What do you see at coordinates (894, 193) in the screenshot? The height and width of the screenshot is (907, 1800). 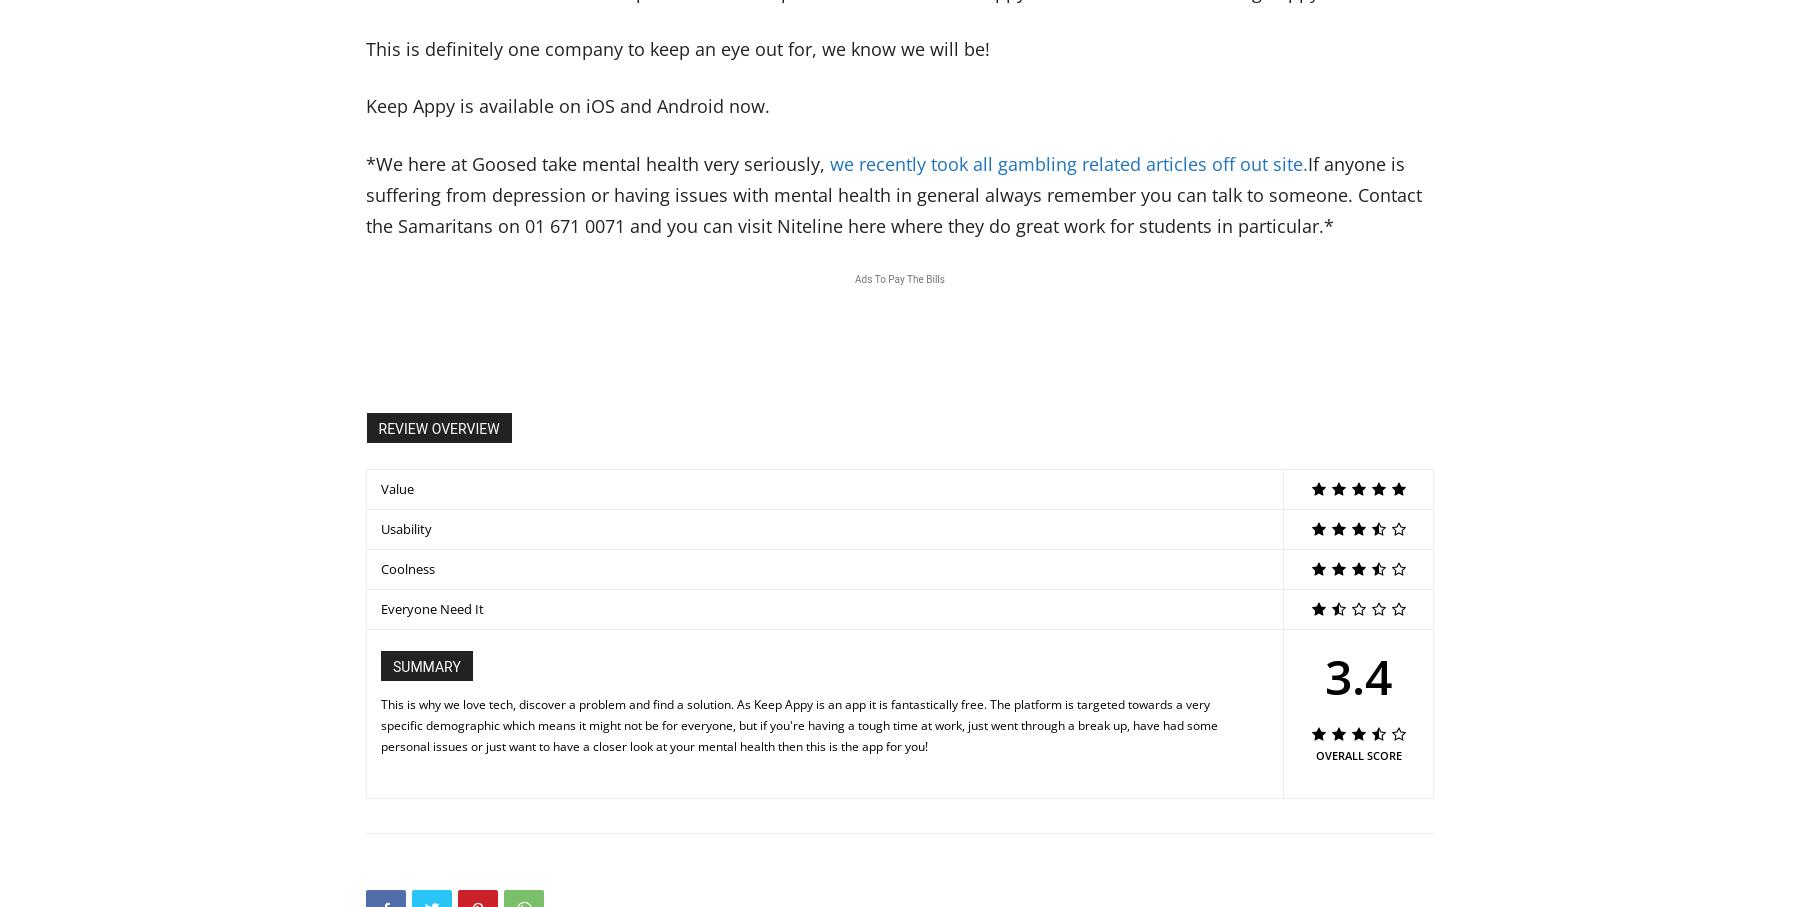 I see `'If anyone is suffering from depression or having issues with mental health in general always remember you can talk to someone. Contact the Samaritans on 01 671 0071 and you can visit Niteline here where they do great work for students in particular.*'` at bounding box center [894, 193].